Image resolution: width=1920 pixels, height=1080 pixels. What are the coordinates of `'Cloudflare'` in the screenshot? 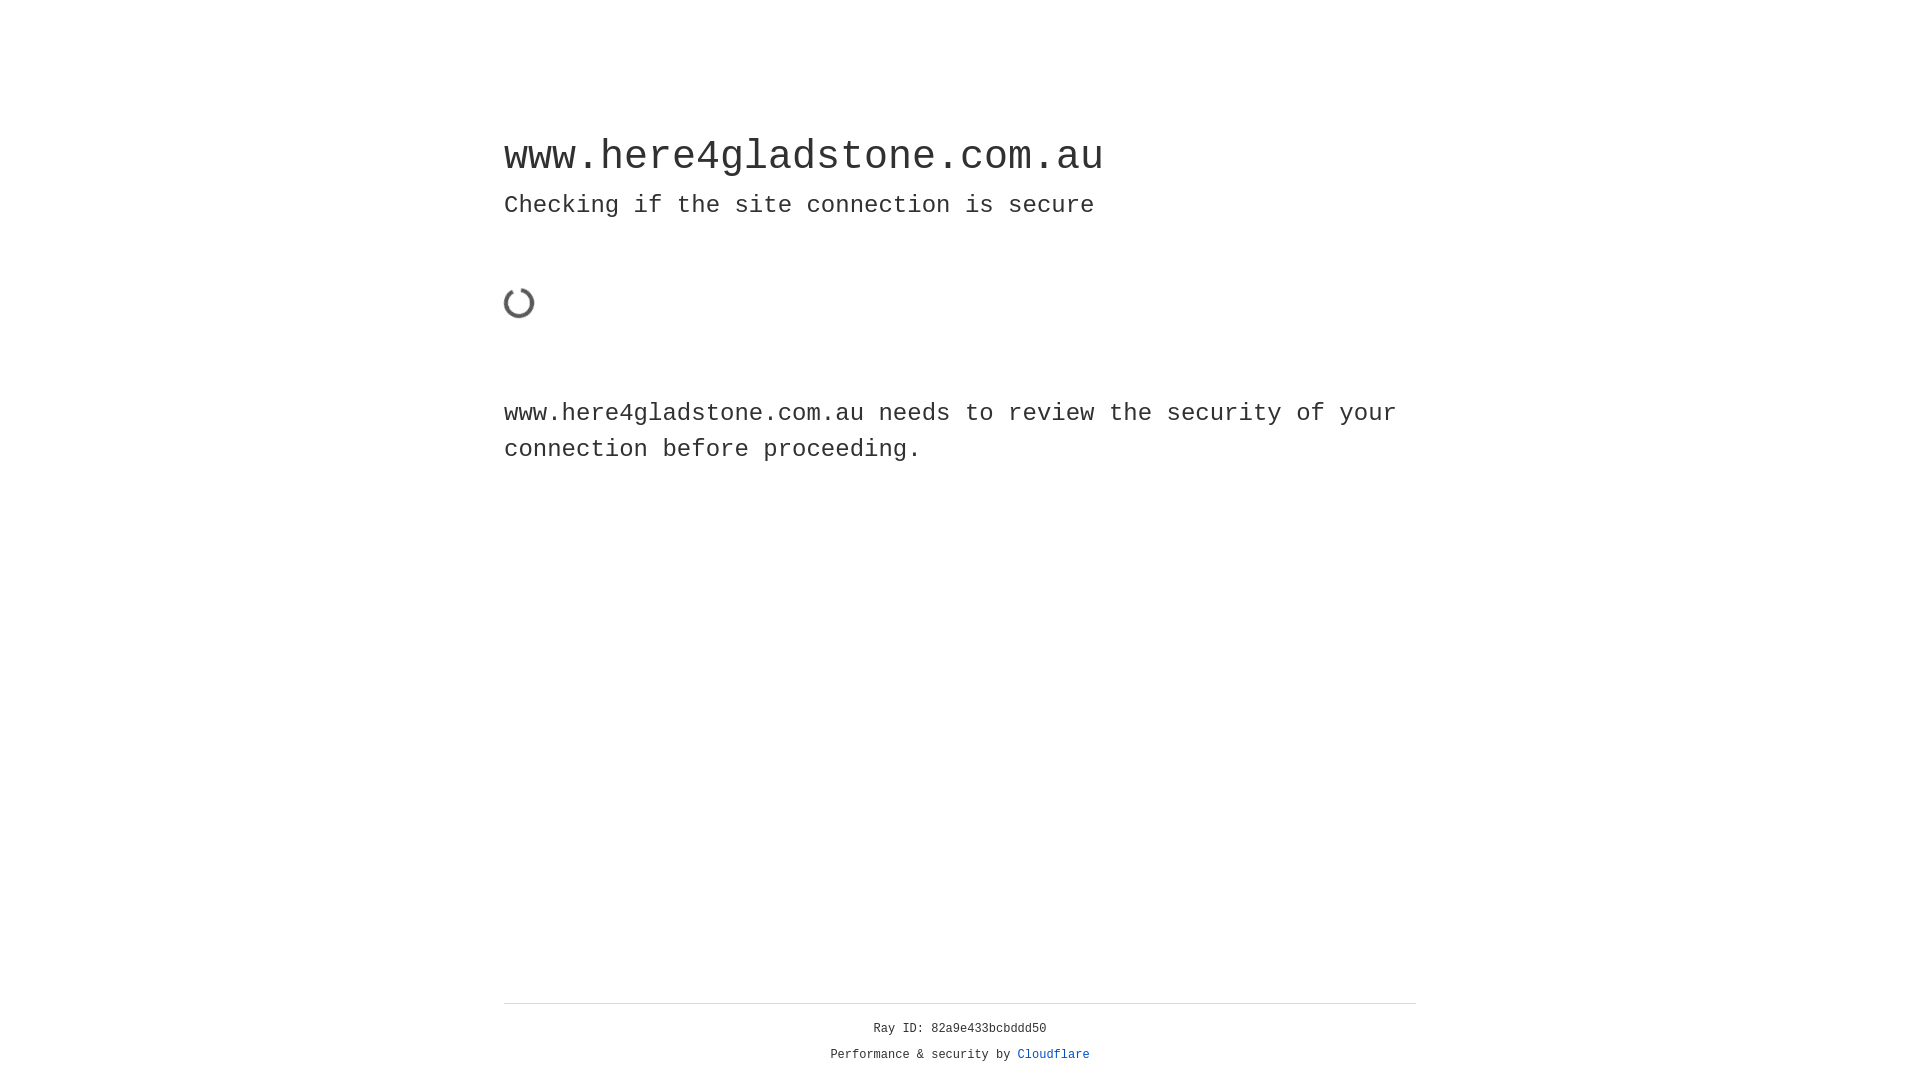 It's located at (1053, 1054).